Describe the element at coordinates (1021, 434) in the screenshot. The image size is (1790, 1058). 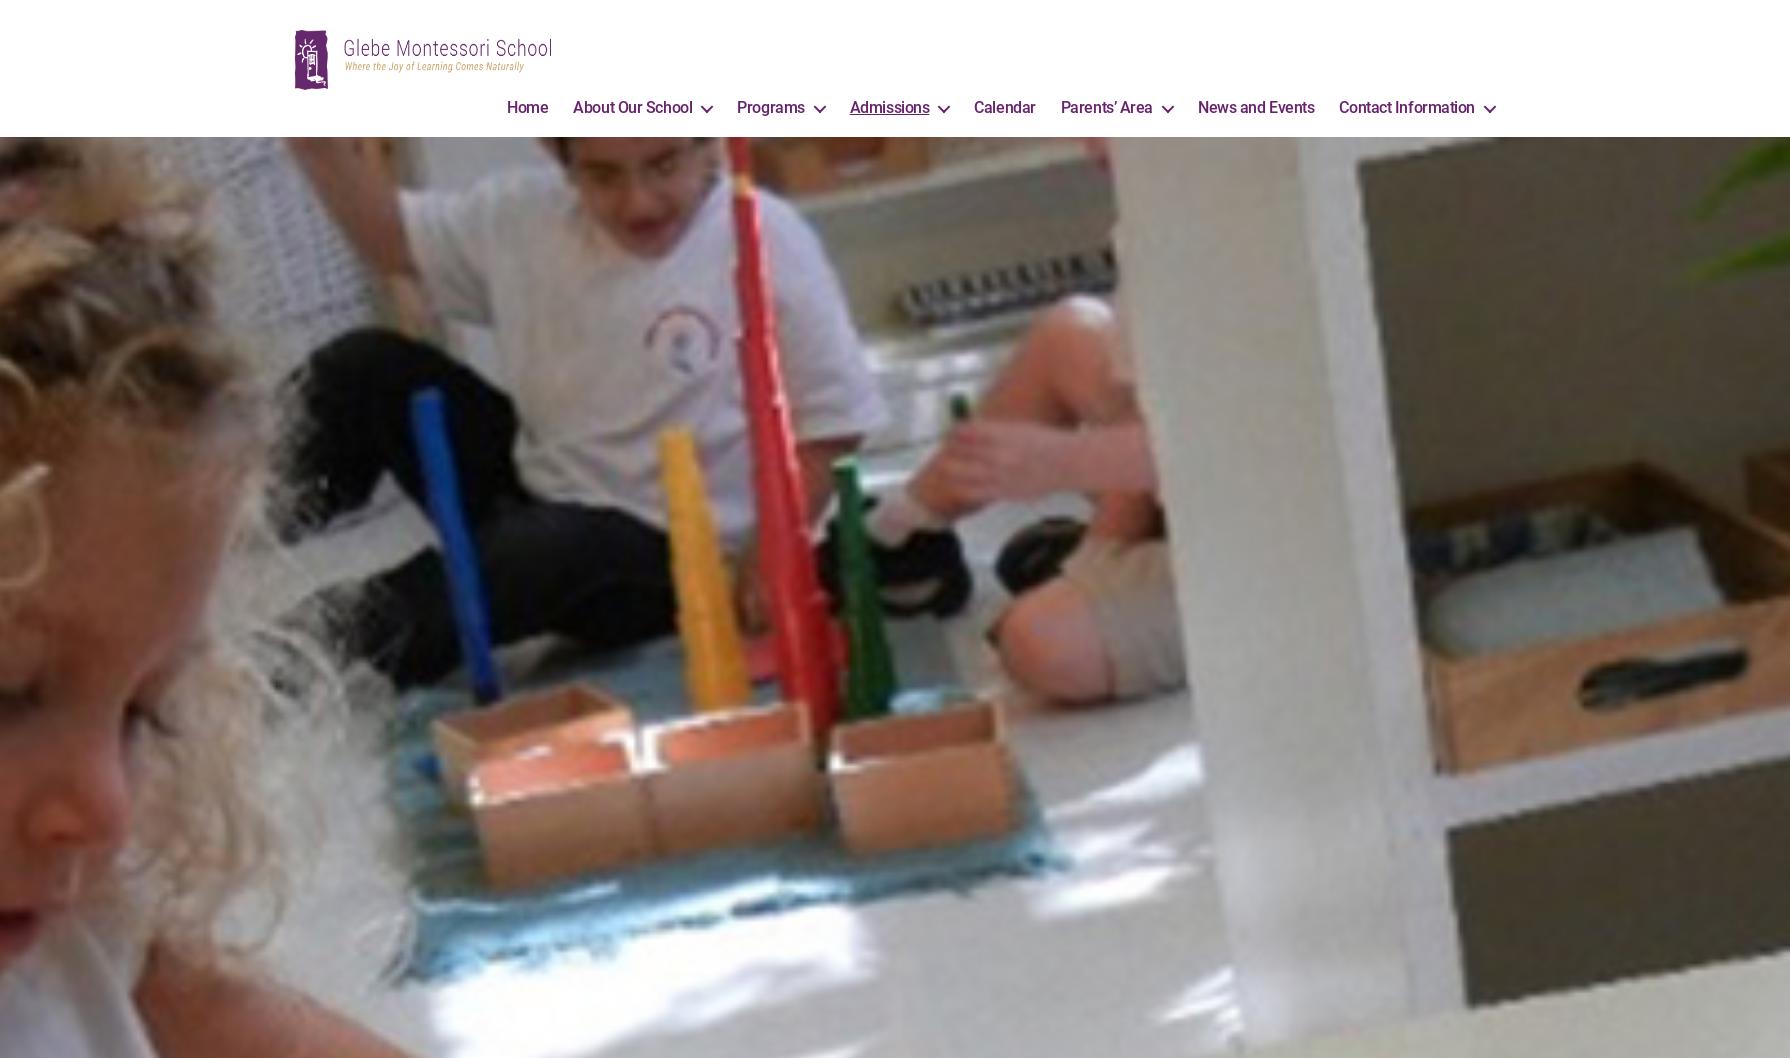
I see `'• Once you have arranged a tour and meeting with the Director, please submit an application form if you wish to enrol your child in the toddler program.'` at that location.